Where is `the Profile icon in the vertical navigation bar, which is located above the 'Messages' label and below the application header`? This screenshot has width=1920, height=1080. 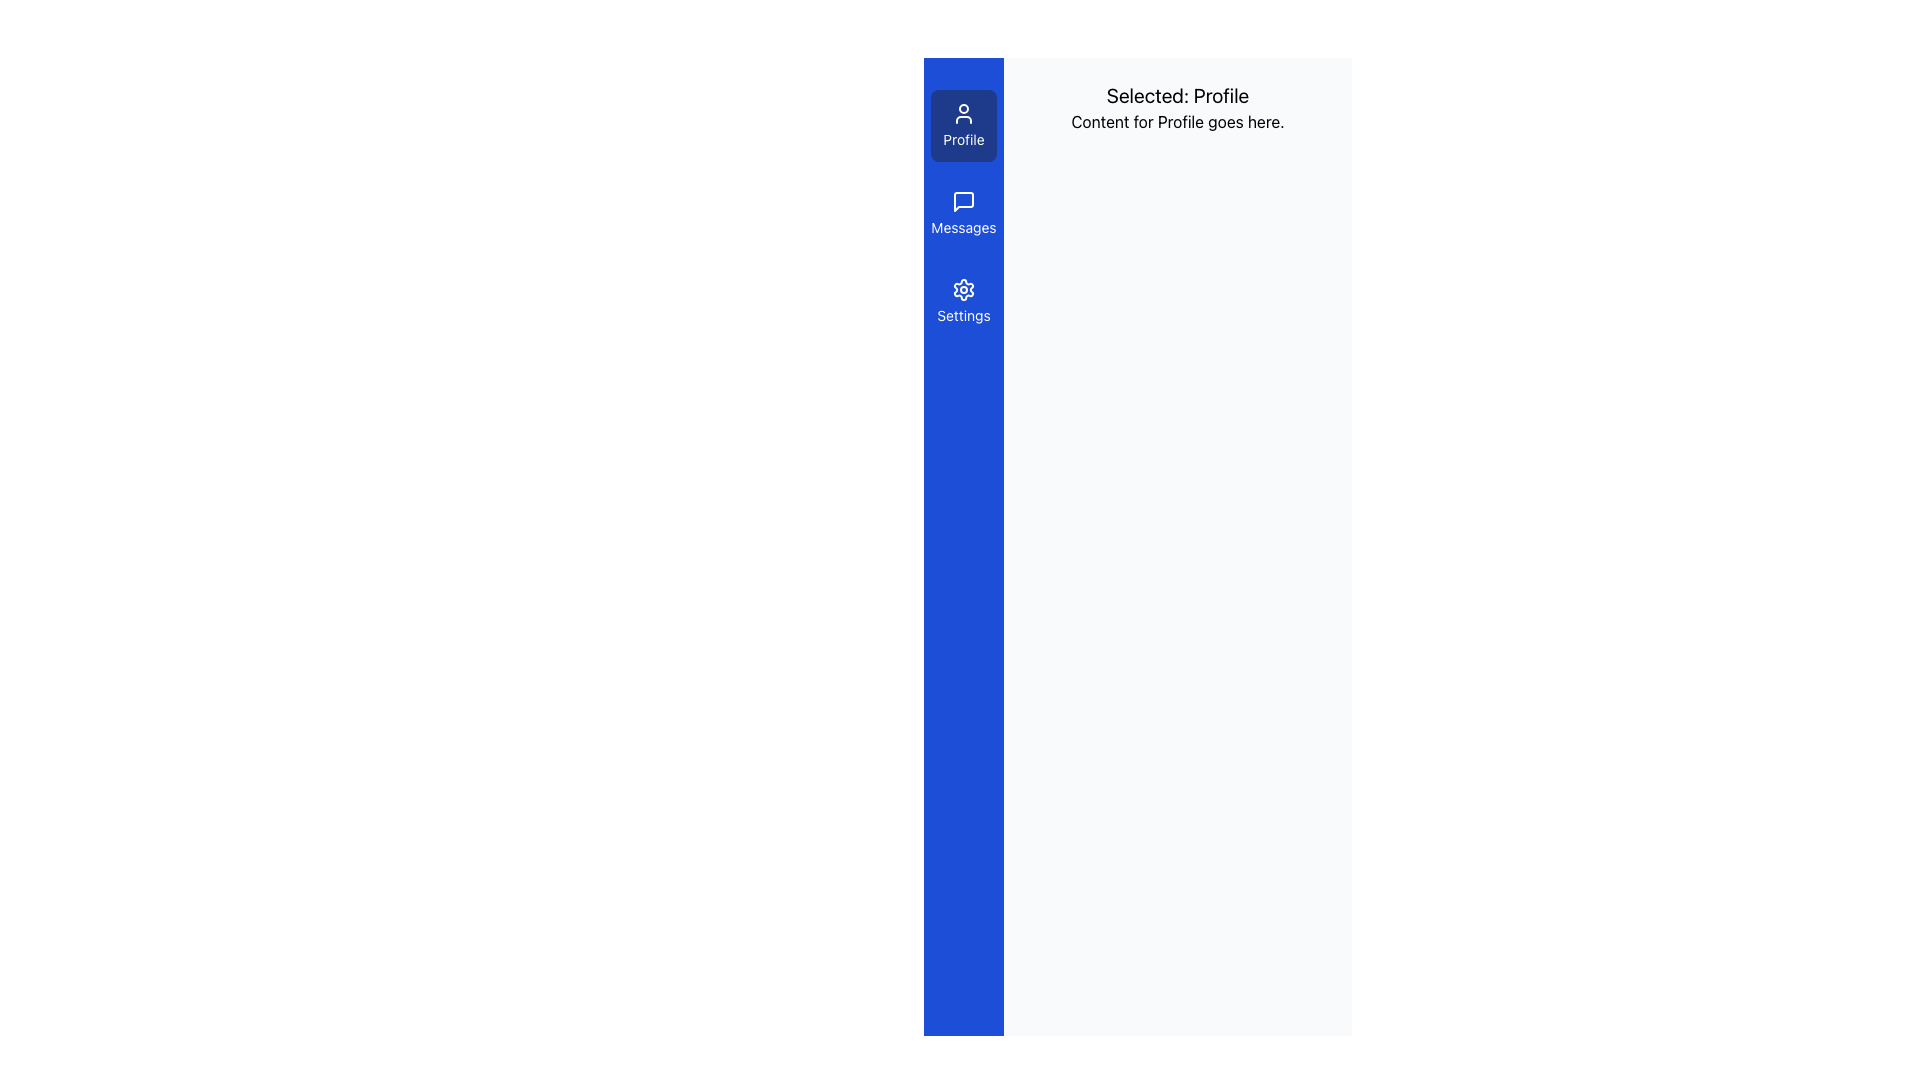
the Profile icon in the vertical navigation bar, which is located above the 'Messages' label and below the application header is located at coordinates (964, 114).